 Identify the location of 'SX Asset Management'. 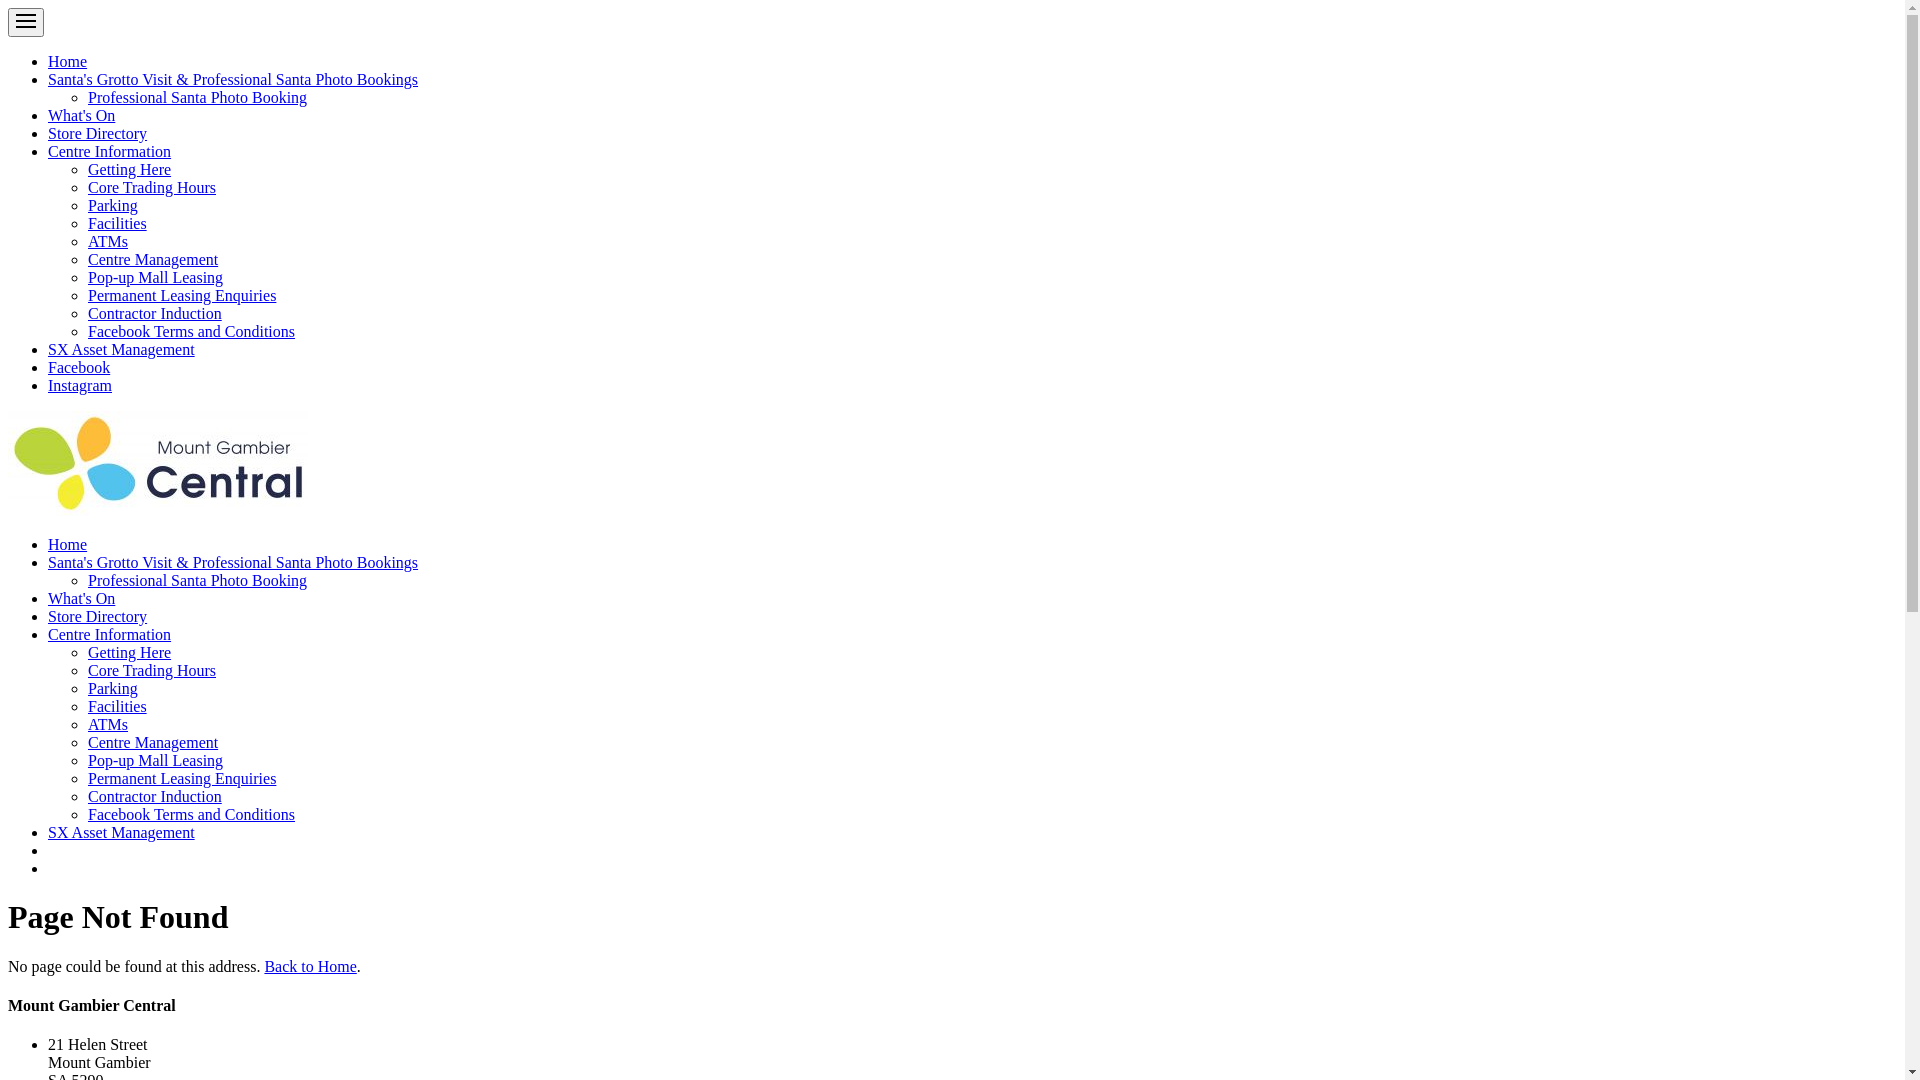
(120, 832).